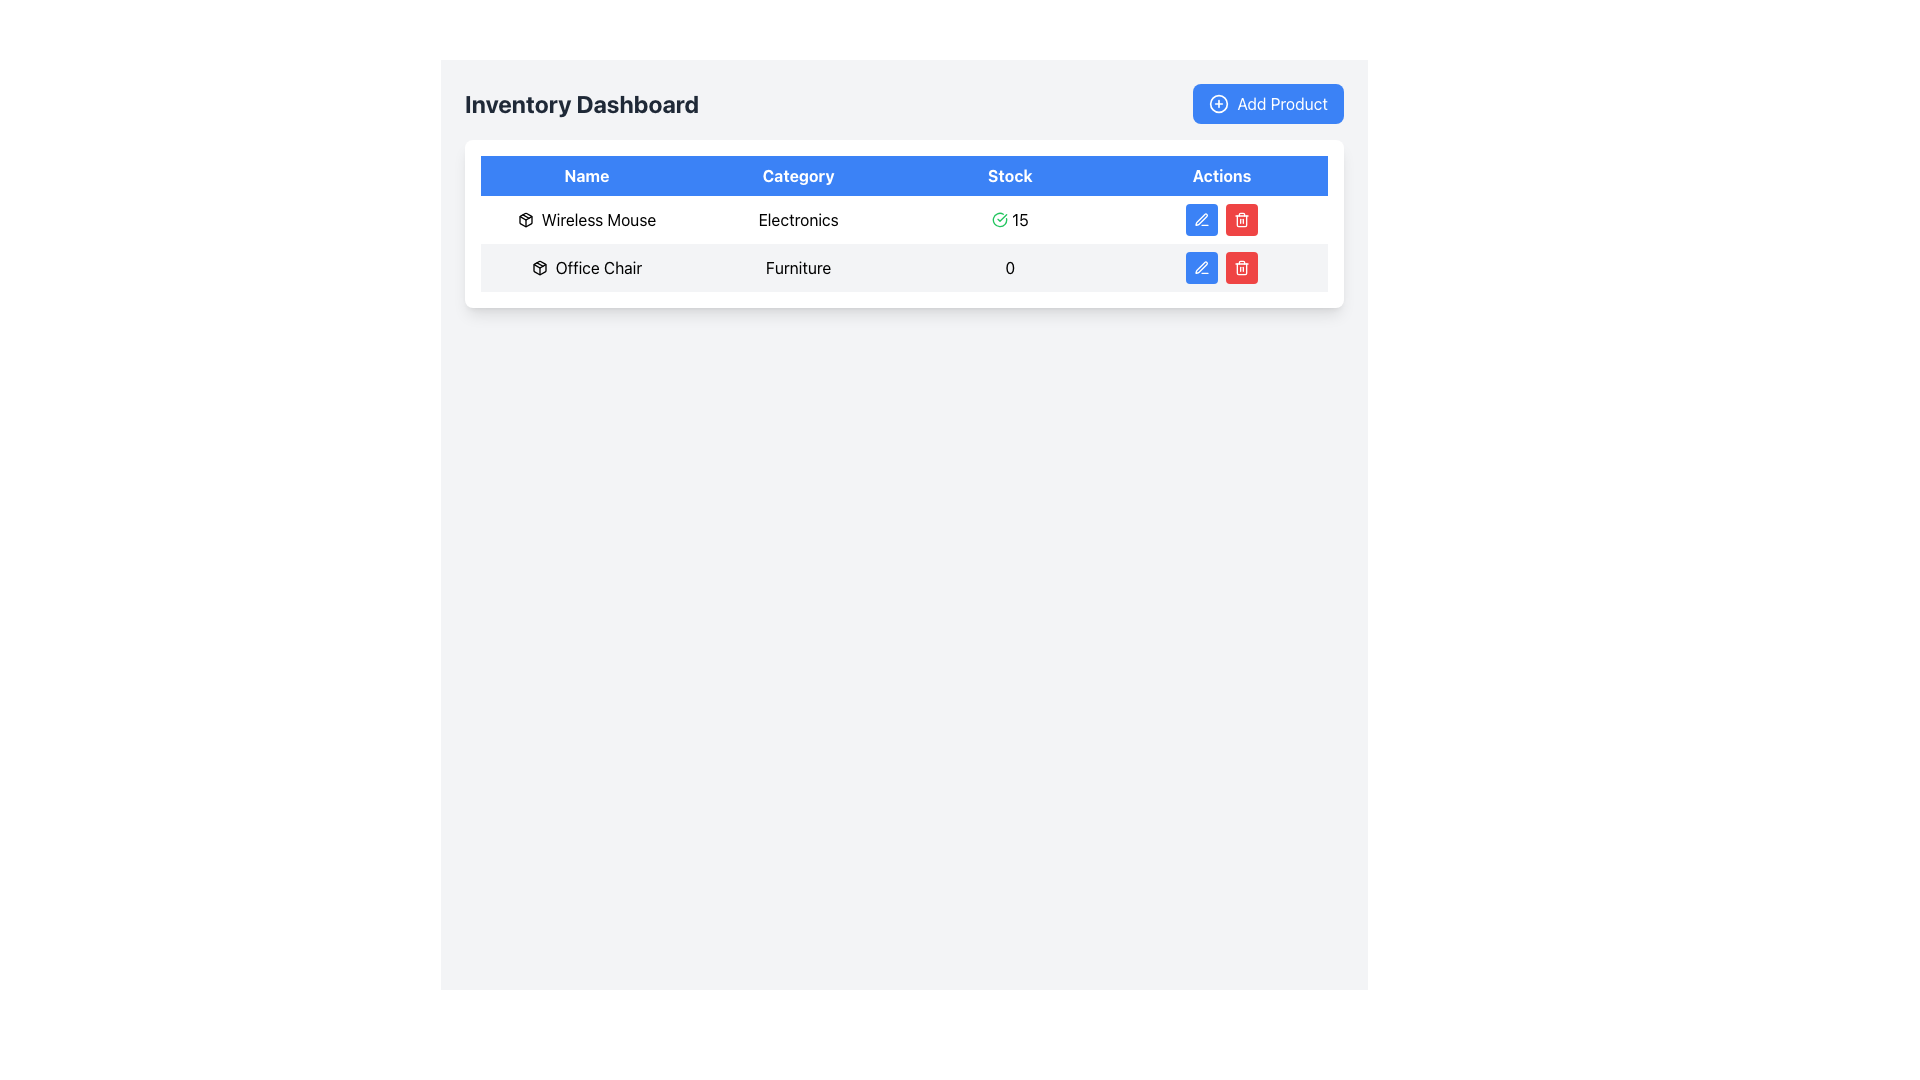 The width and height of the screenshot is (1920, 1080). What do you see at coordinates (1200, 266) in the screenshot?
I see `the pen icon within the 'Actions' cell of the second row in the table` at bounding box center [1200, 266].